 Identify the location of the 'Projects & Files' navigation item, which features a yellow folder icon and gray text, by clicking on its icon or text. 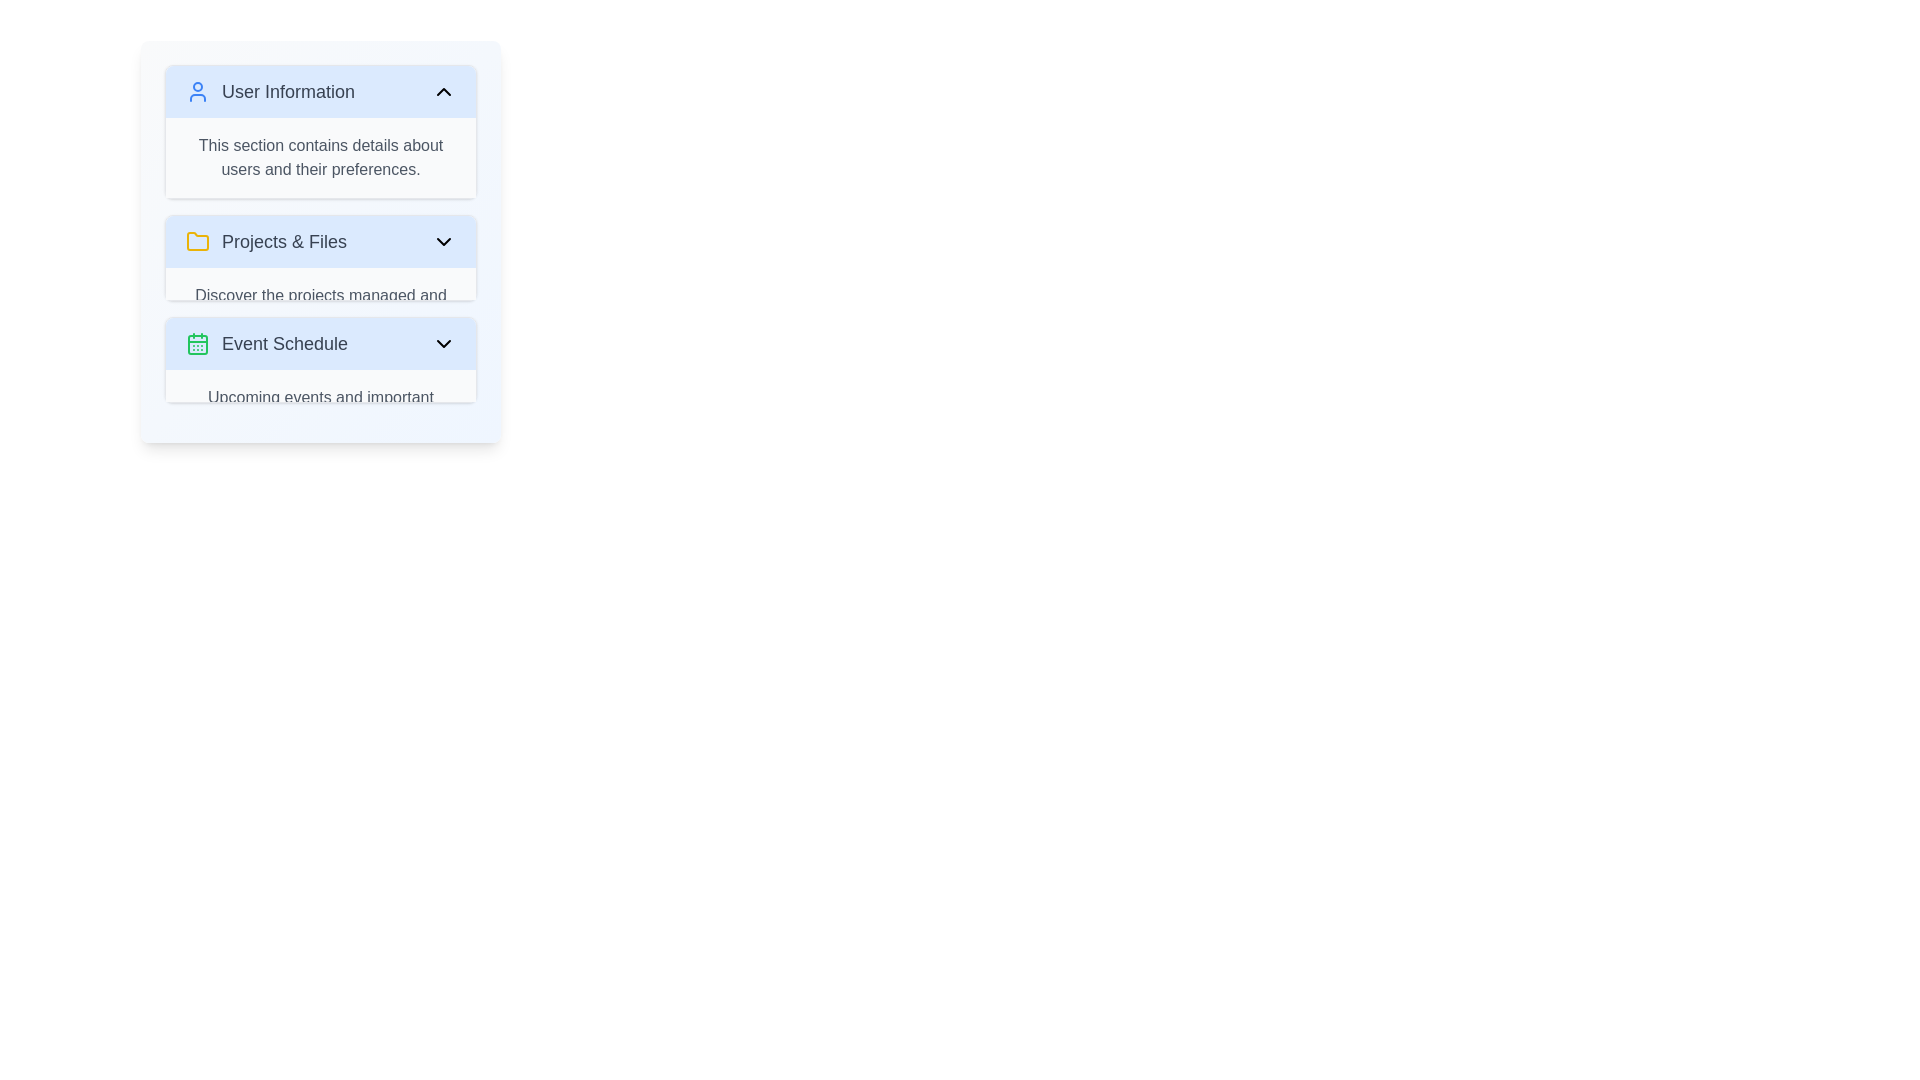
(265, 241).